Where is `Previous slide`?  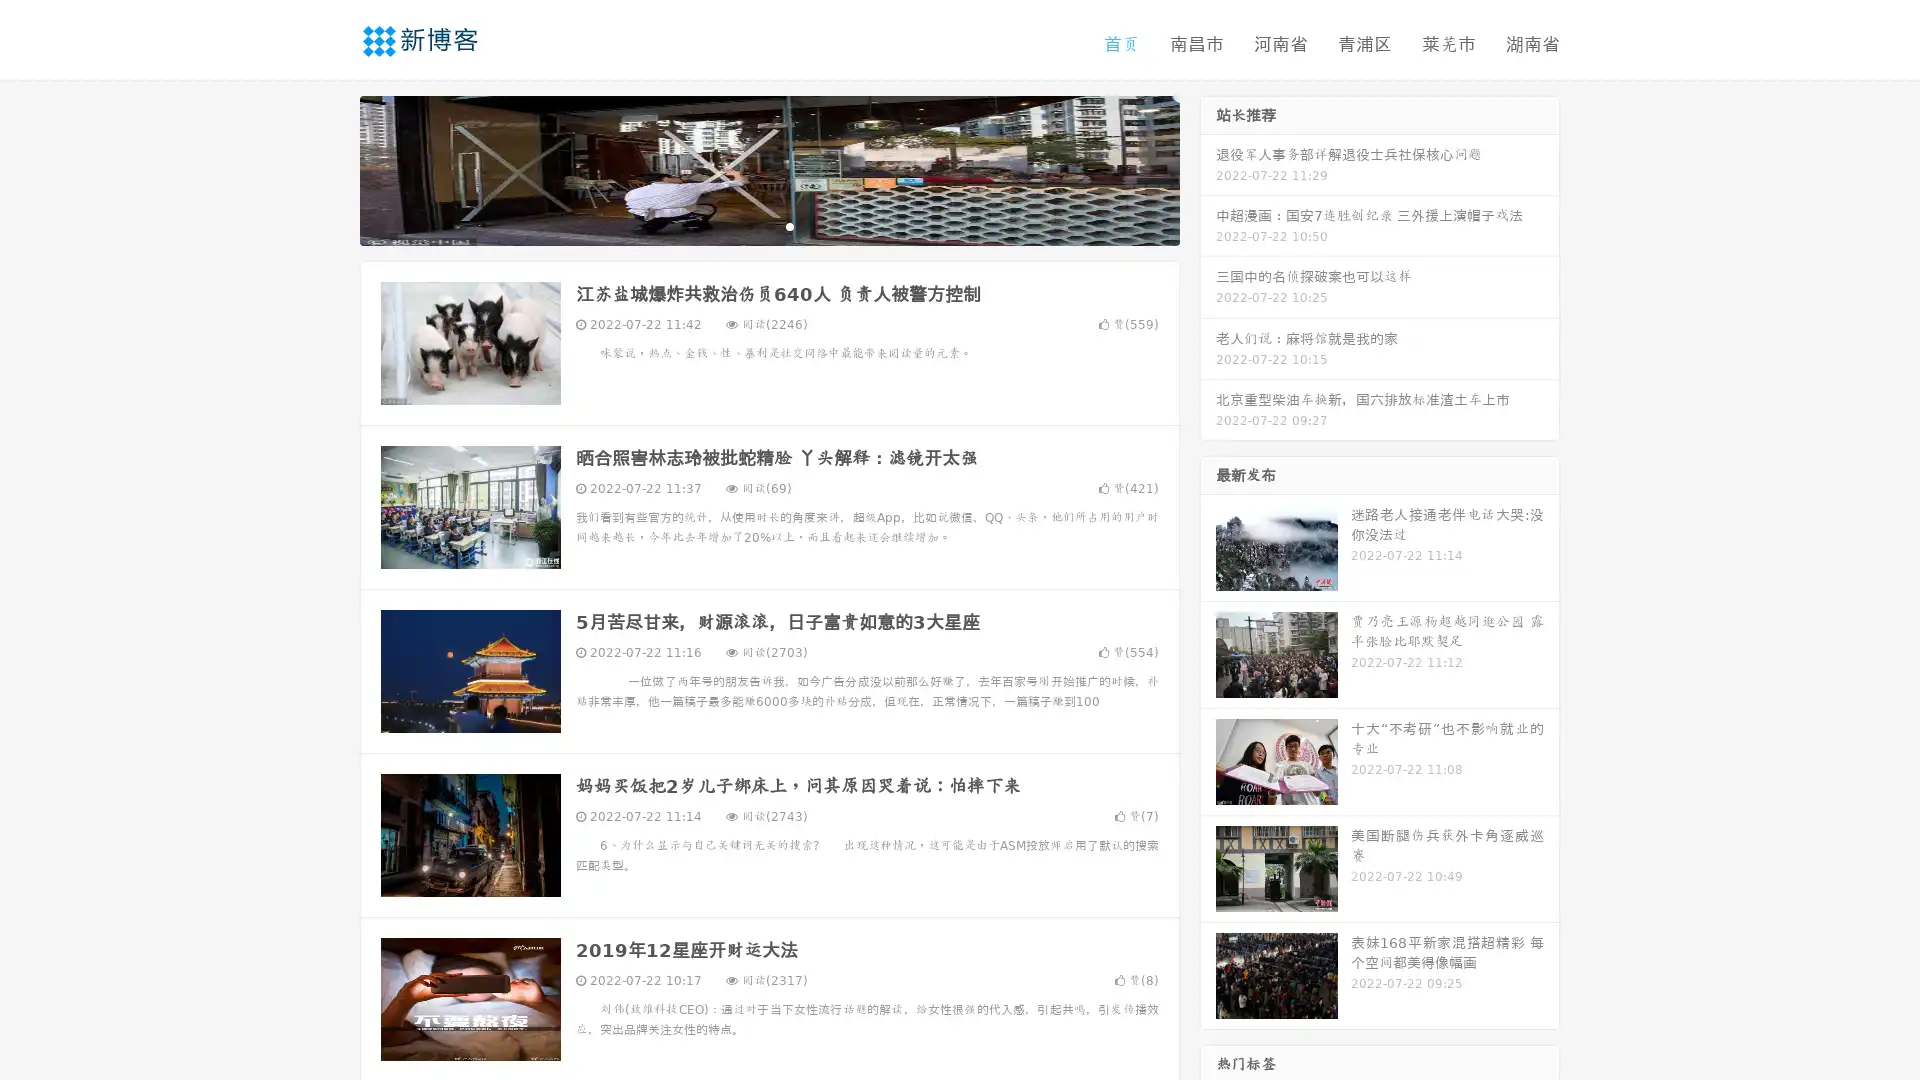
Previous slide is located at coordinates (330, 168).